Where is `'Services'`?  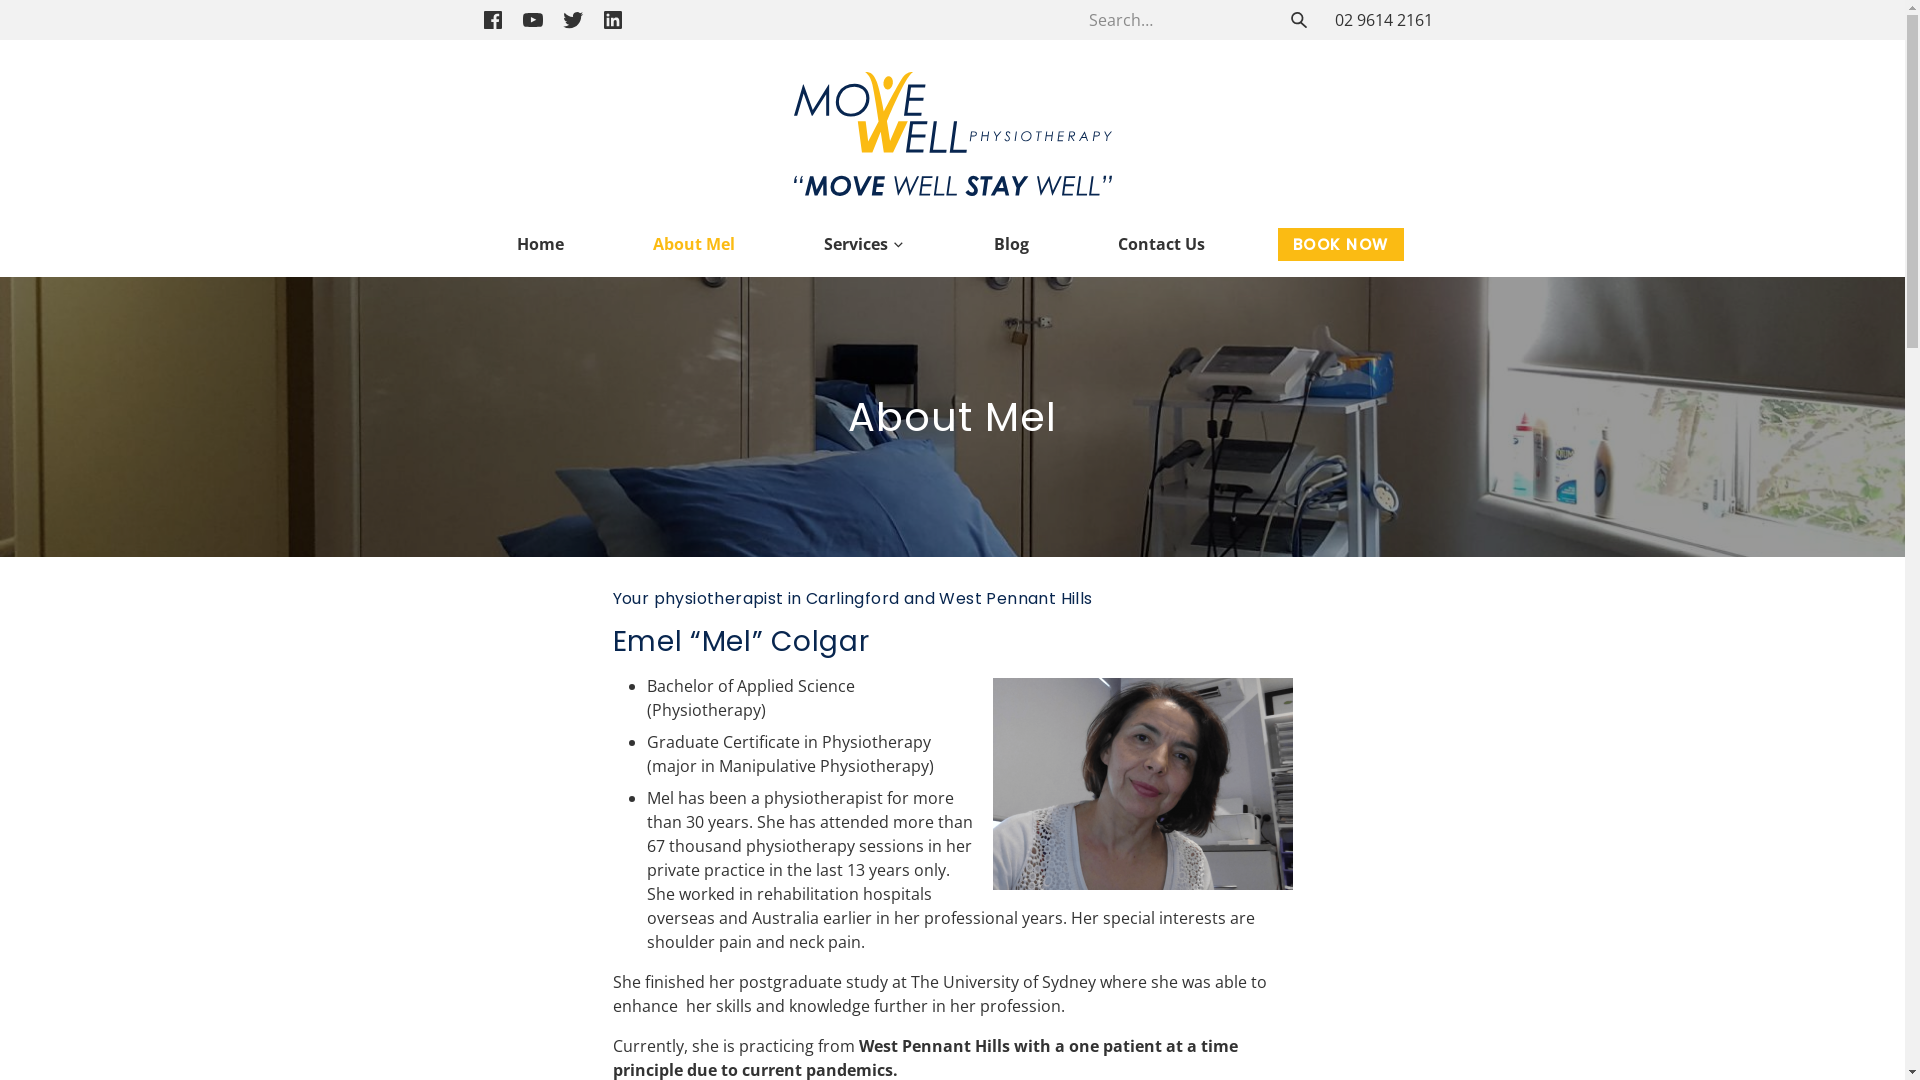
'Services' is located at coordinates (864, 242).